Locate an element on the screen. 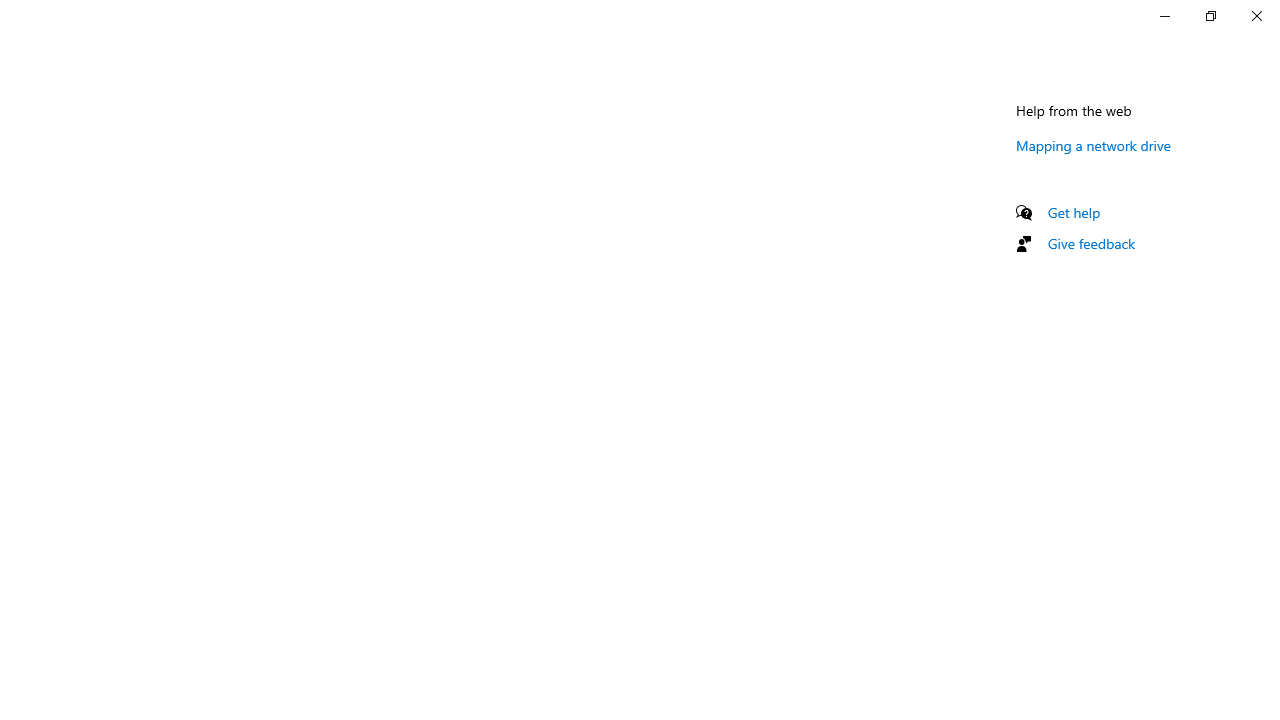 The width and height of the screenshot is (1280, 720). 'Restore Settings' is located at coordinates (1209, 15).